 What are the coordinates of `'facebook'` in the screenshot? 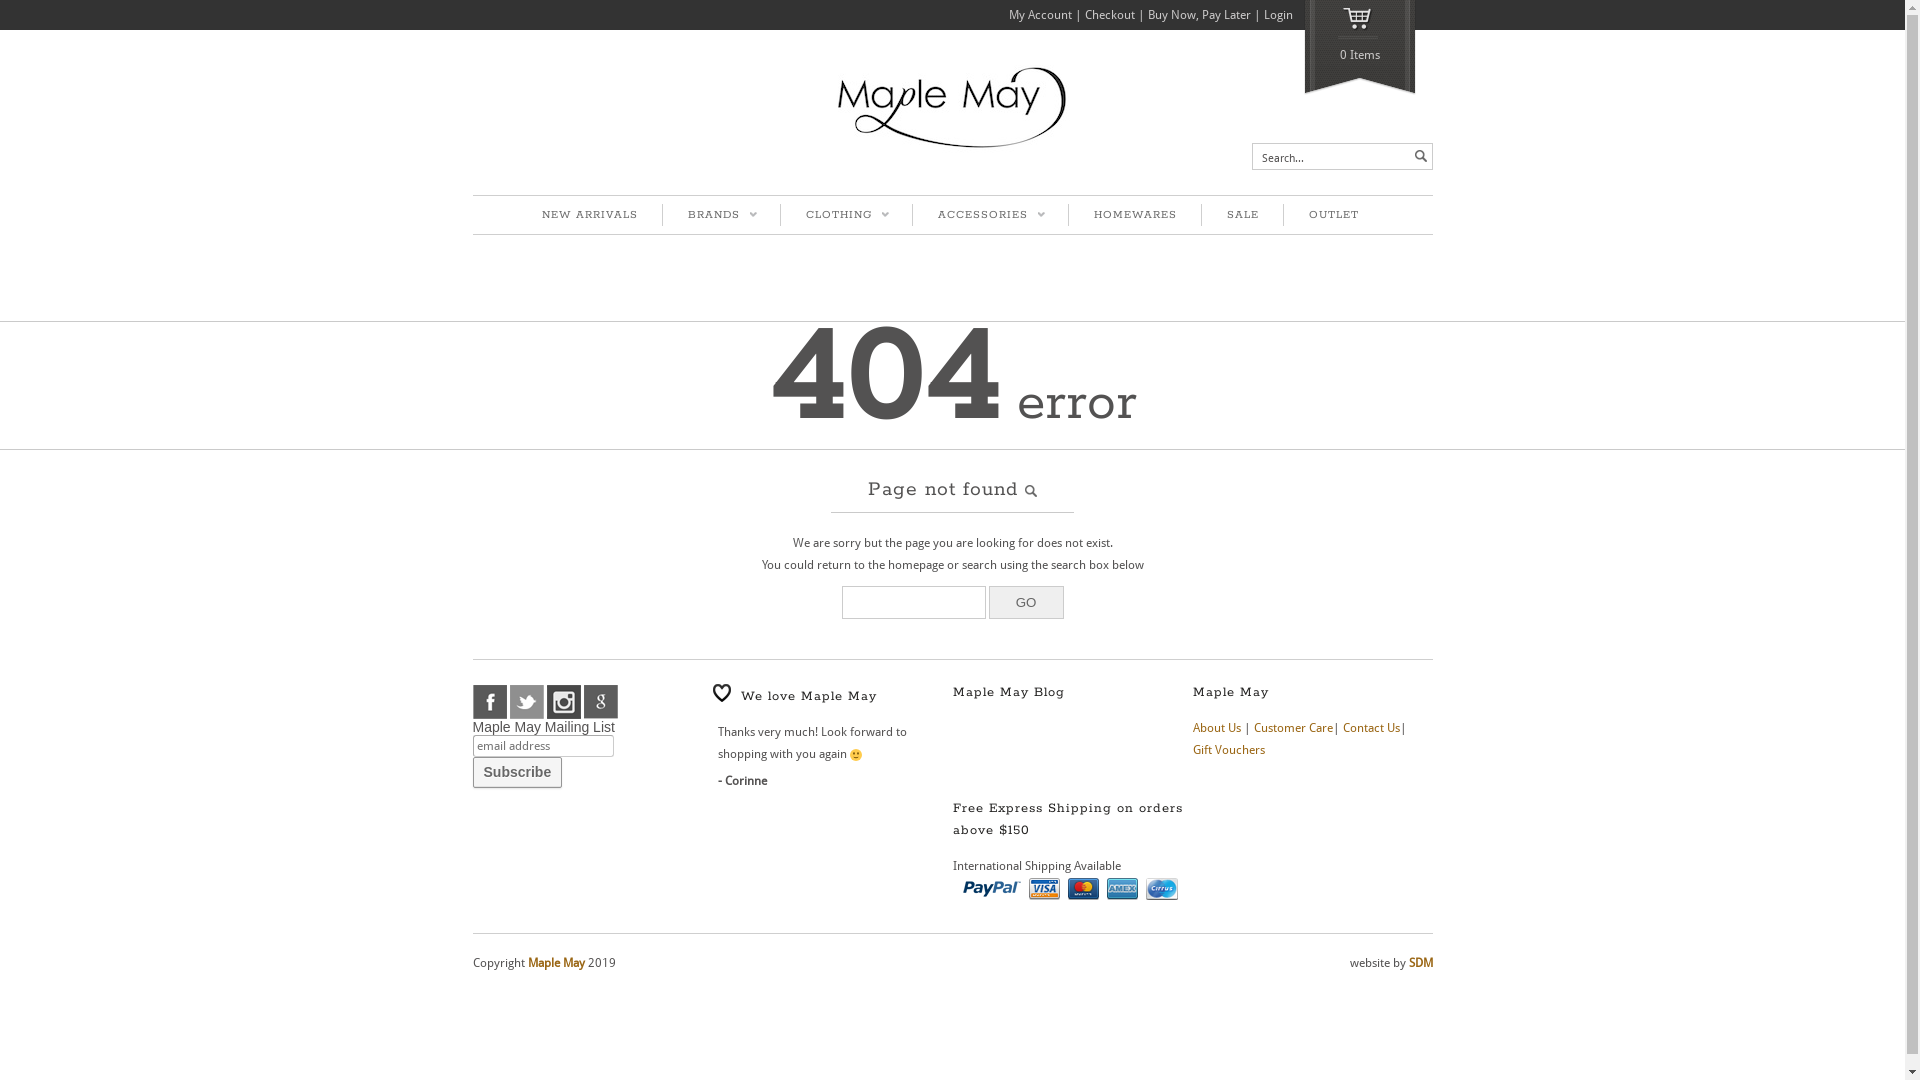 It's located at (470, 701).